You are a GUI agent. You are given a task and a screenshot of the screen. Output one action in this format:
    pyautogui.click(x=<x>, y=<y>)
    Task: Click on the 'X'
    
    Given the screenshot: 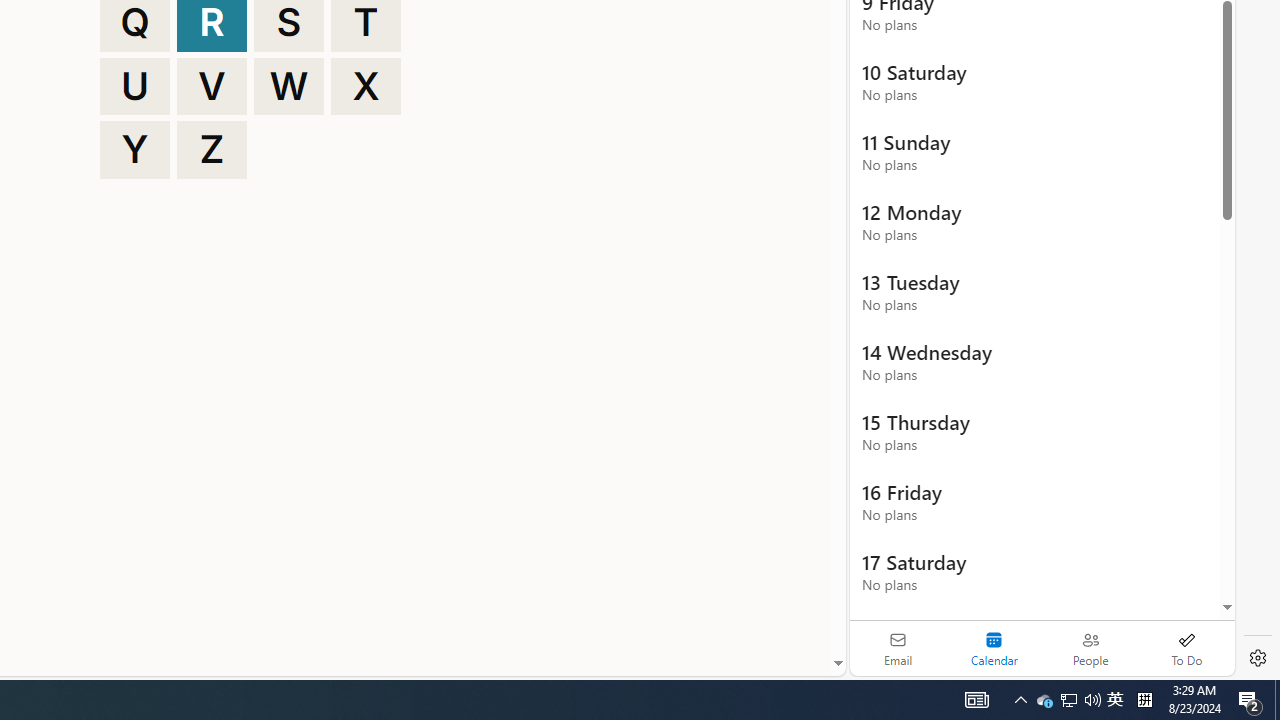 What is the action you would take?
    pyautogui.click(x=366, y=85)
    